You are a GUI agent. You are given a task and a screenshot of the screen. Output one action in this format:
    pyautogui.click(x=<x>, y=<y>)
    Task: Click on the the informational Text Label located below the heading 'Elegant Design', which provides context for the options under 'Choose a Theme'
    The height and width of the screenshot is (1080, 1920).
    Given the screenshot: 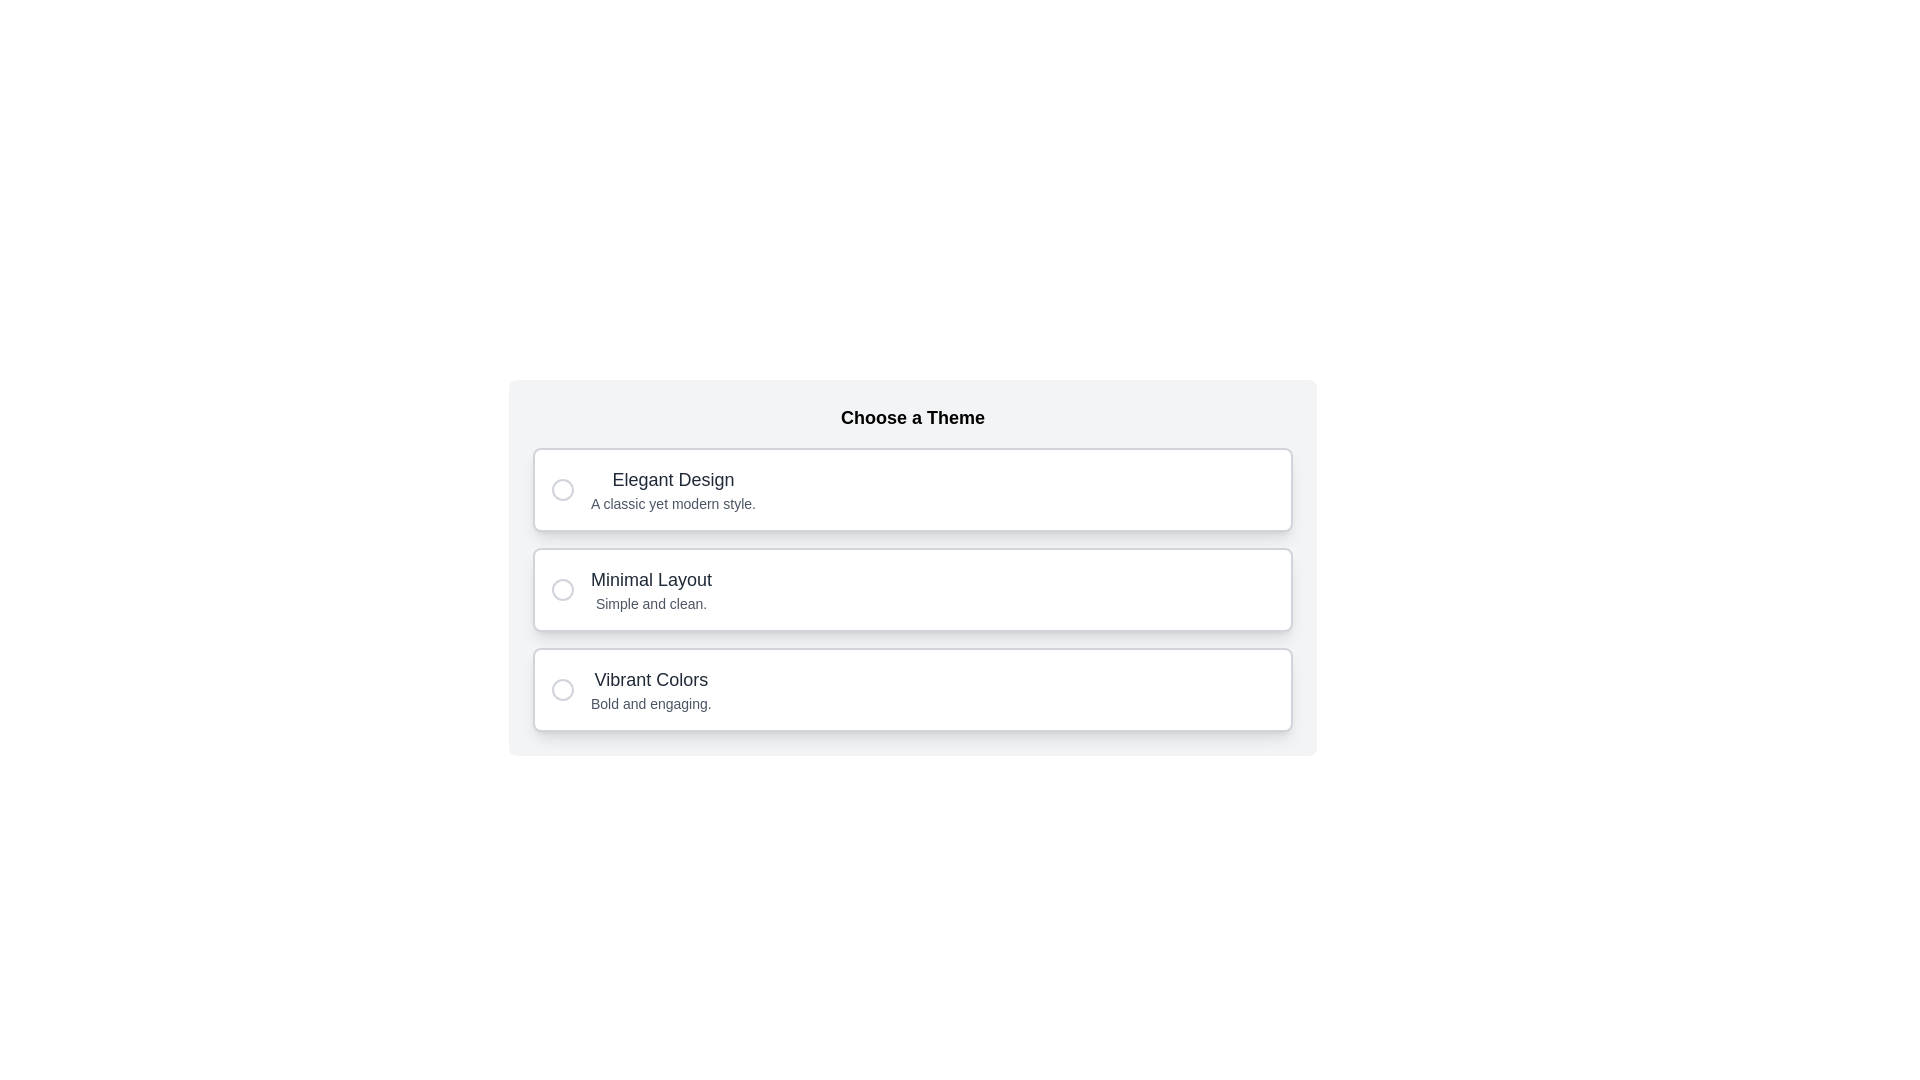 What is the action you would take?
    pyautogui.click(x=673, y=503)
    